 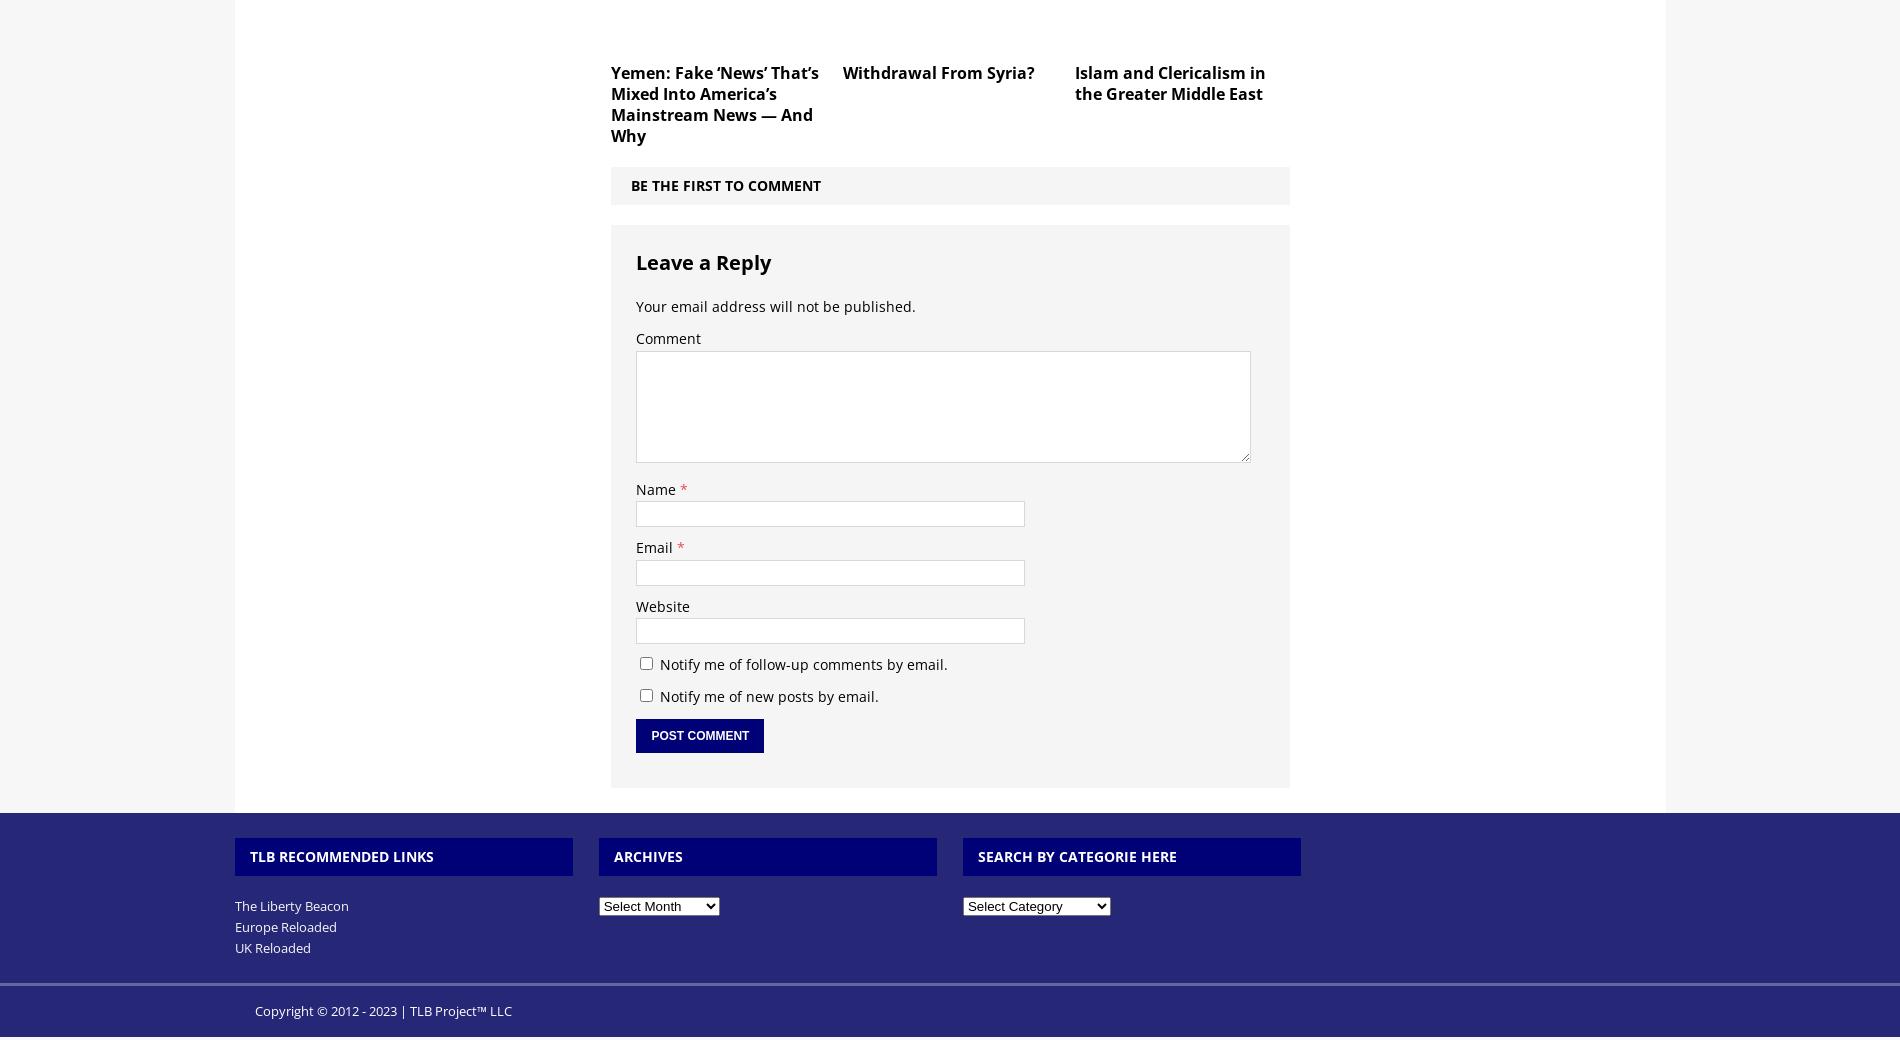 What do you see at coordinates (1076, 854) in the screenshot?
I see `'SEARCH BY CATEGORIE HERE'` at bounding box center [1076, 854].